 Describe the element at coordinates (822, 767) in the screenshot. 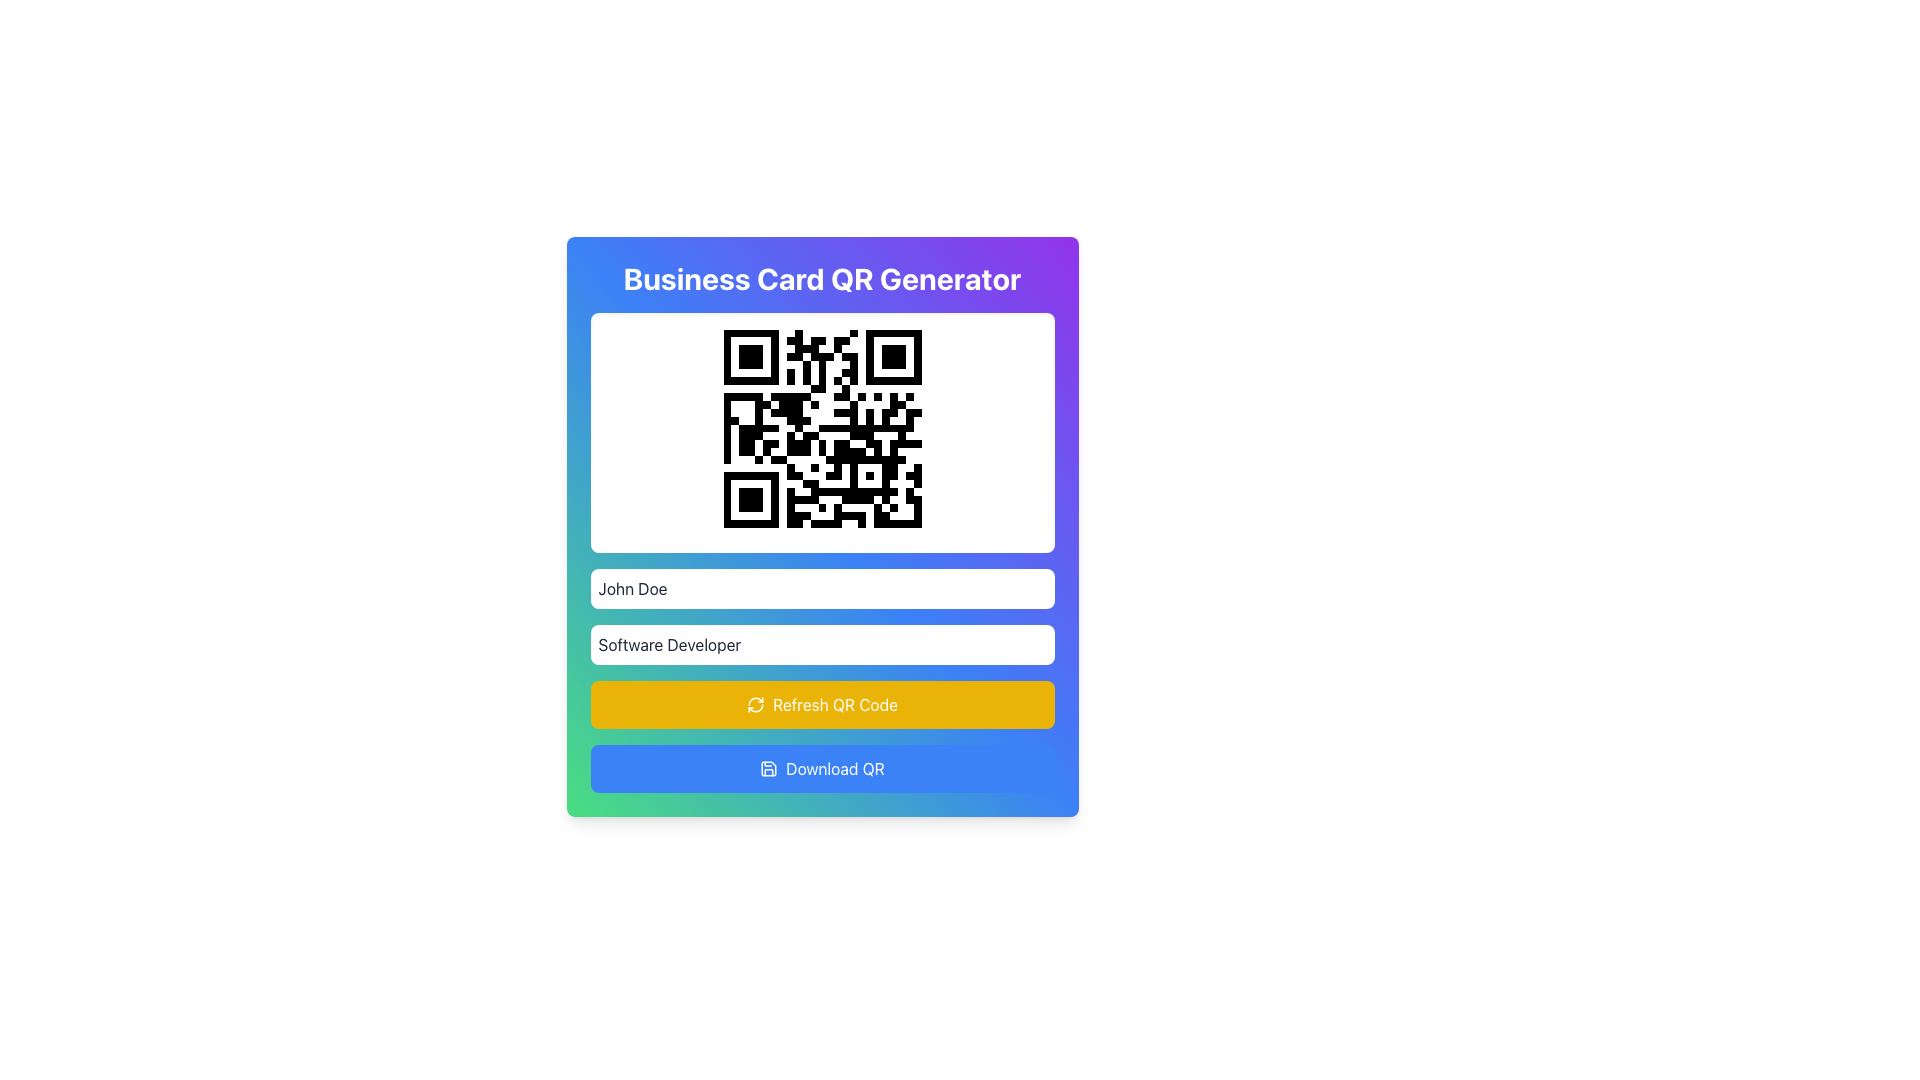

I see `the blue 'Download QR' button with white text and save icon located below the 'Refresh QR Code' button` at that location.